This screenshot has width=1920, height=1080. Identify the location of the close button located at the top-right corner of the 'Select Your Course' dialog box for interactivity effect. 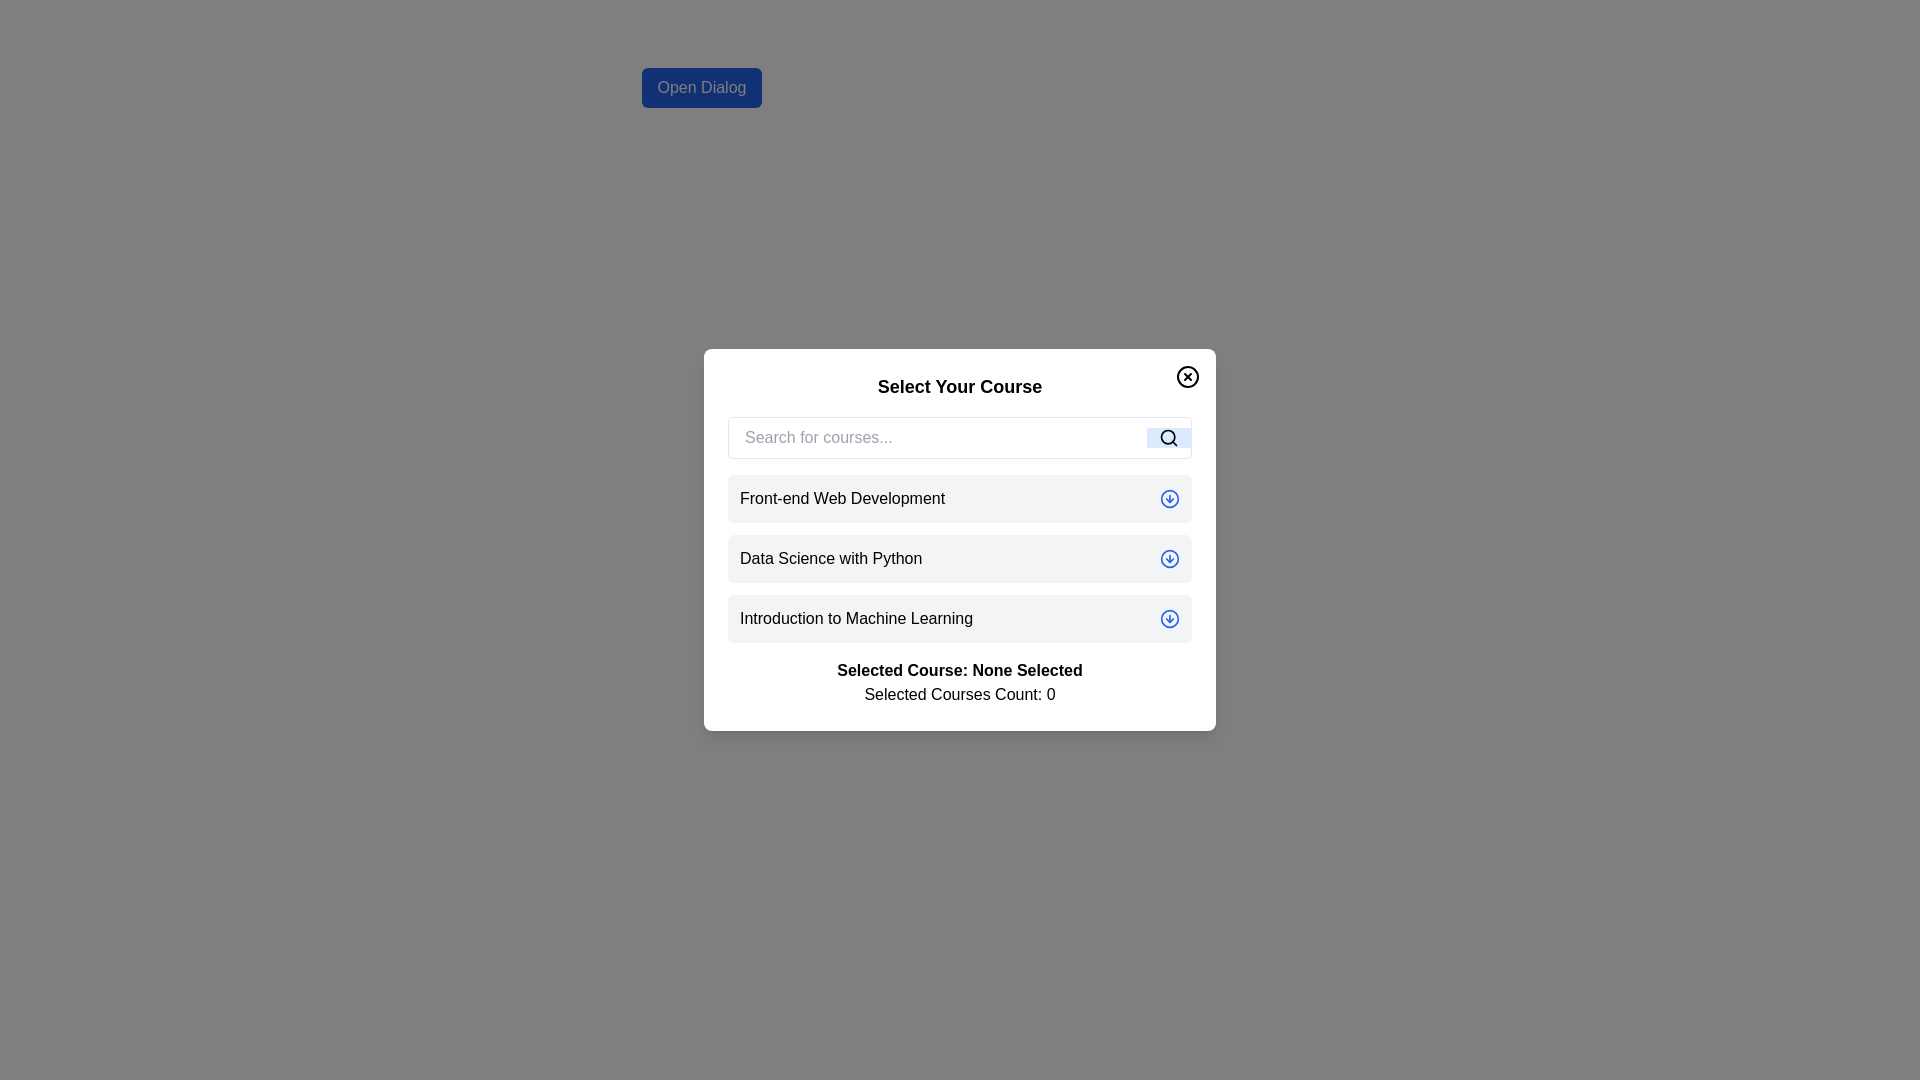
(1188, 377).